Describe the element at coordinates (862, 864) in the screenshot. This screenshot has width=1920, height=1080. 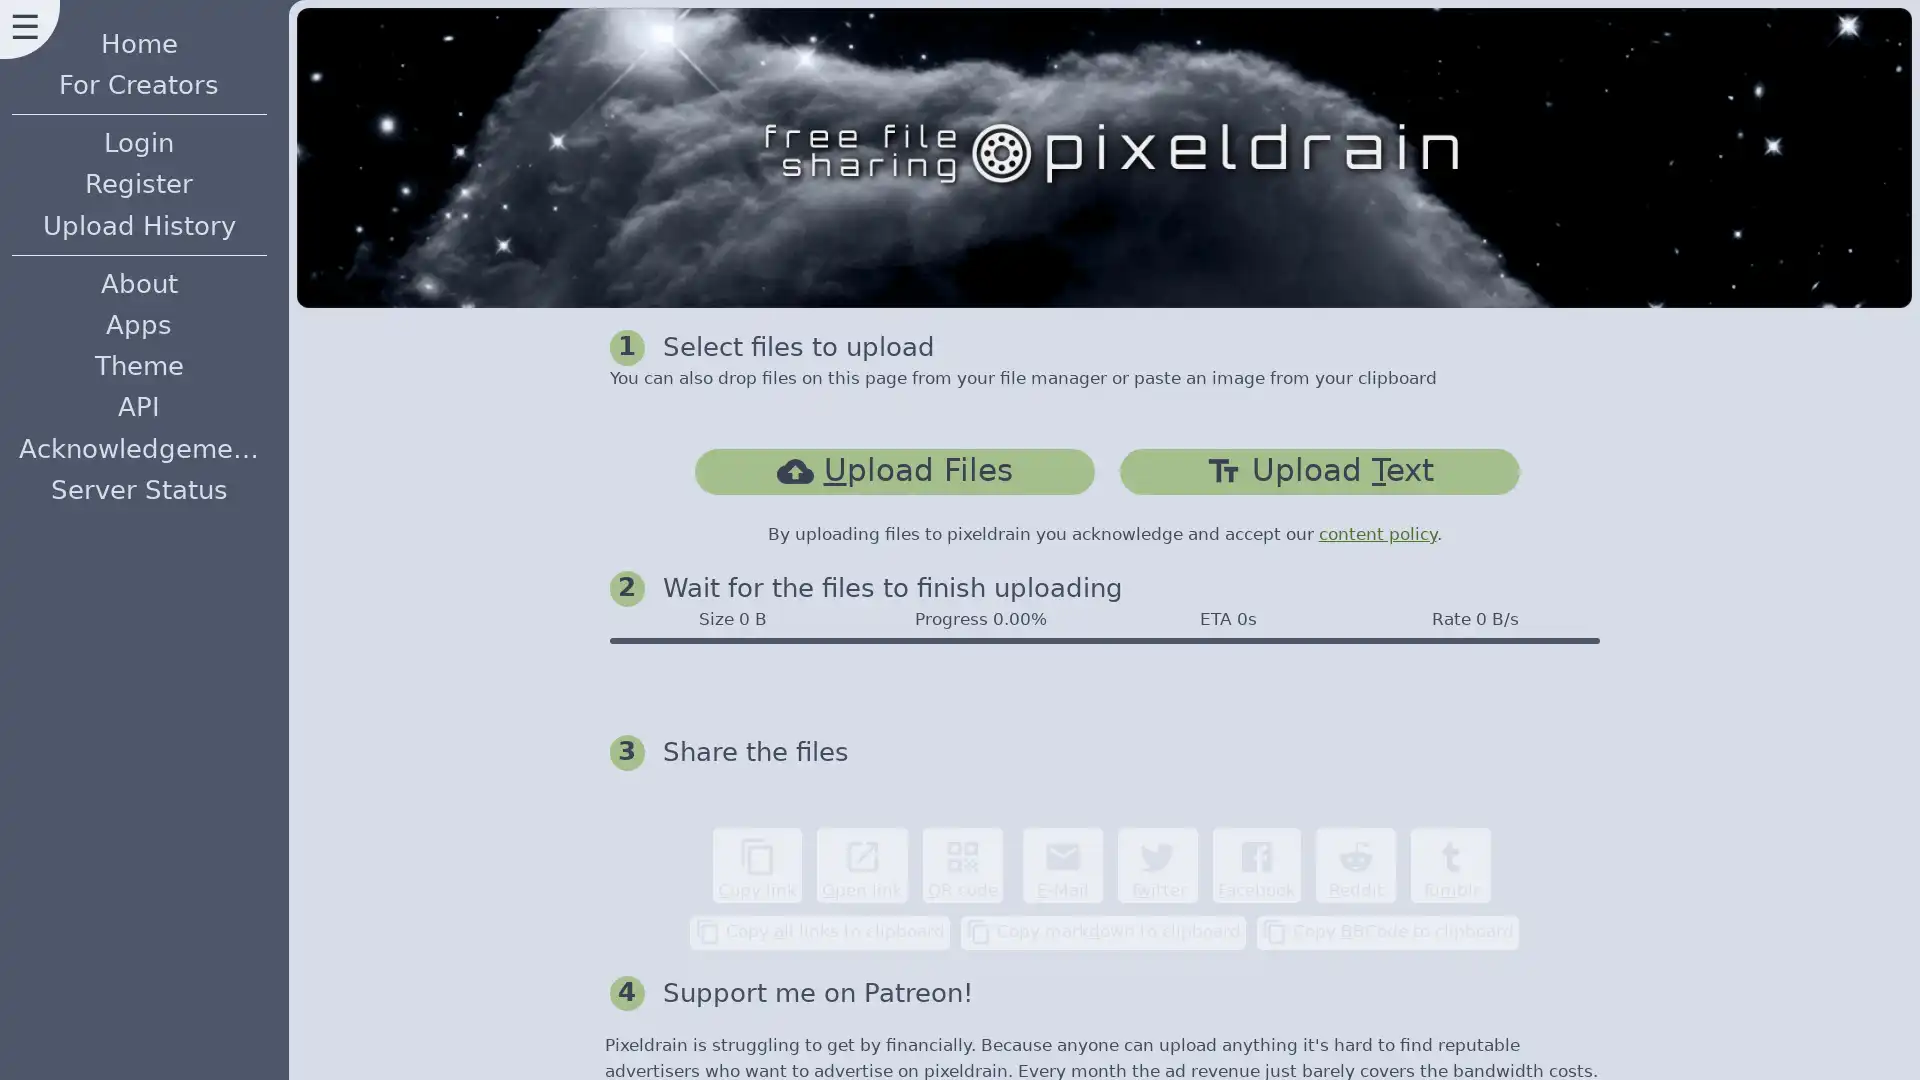
I see `open_in_new Open link` at that location.